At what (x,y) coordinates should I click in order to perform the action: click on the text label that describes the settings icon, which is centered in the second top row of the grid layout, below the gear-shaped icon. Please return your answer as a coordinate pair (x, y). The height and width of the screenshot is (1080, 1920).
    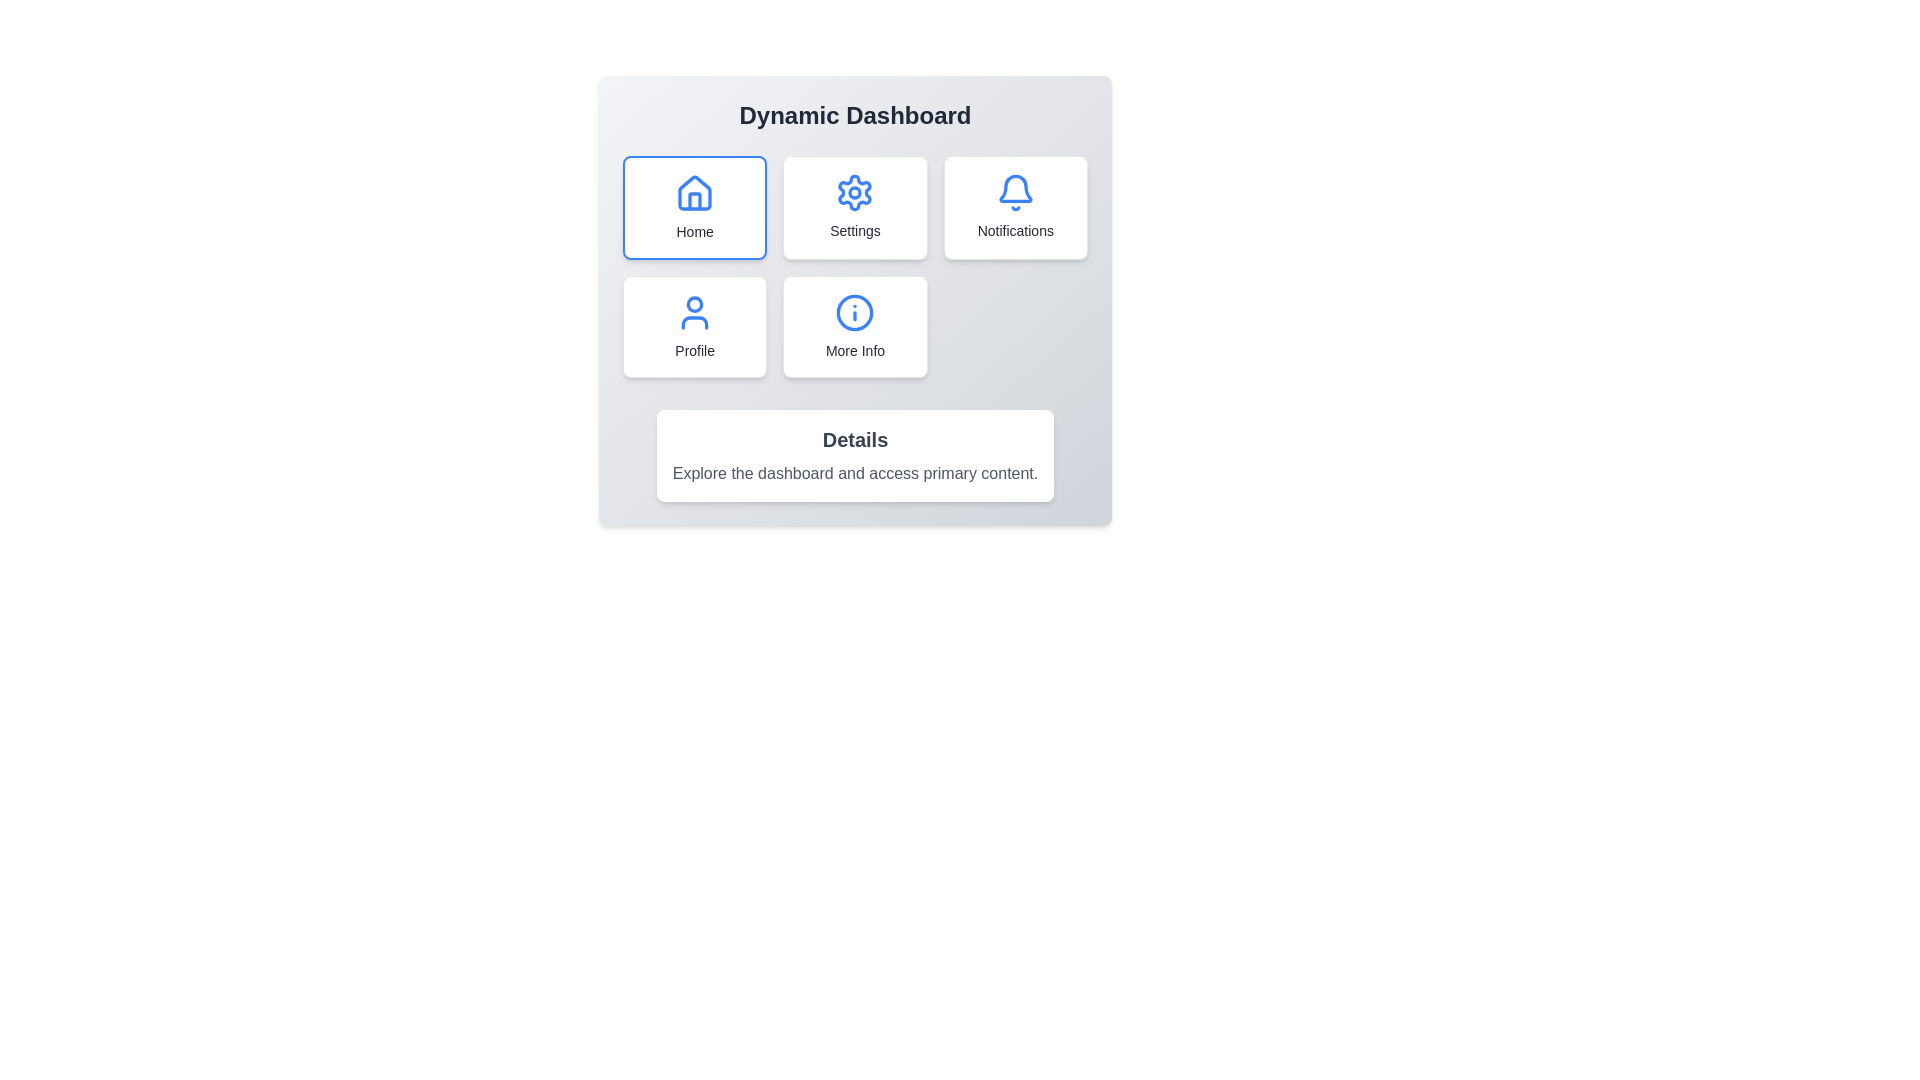
    Looking at the image, I should click on (855, 230).